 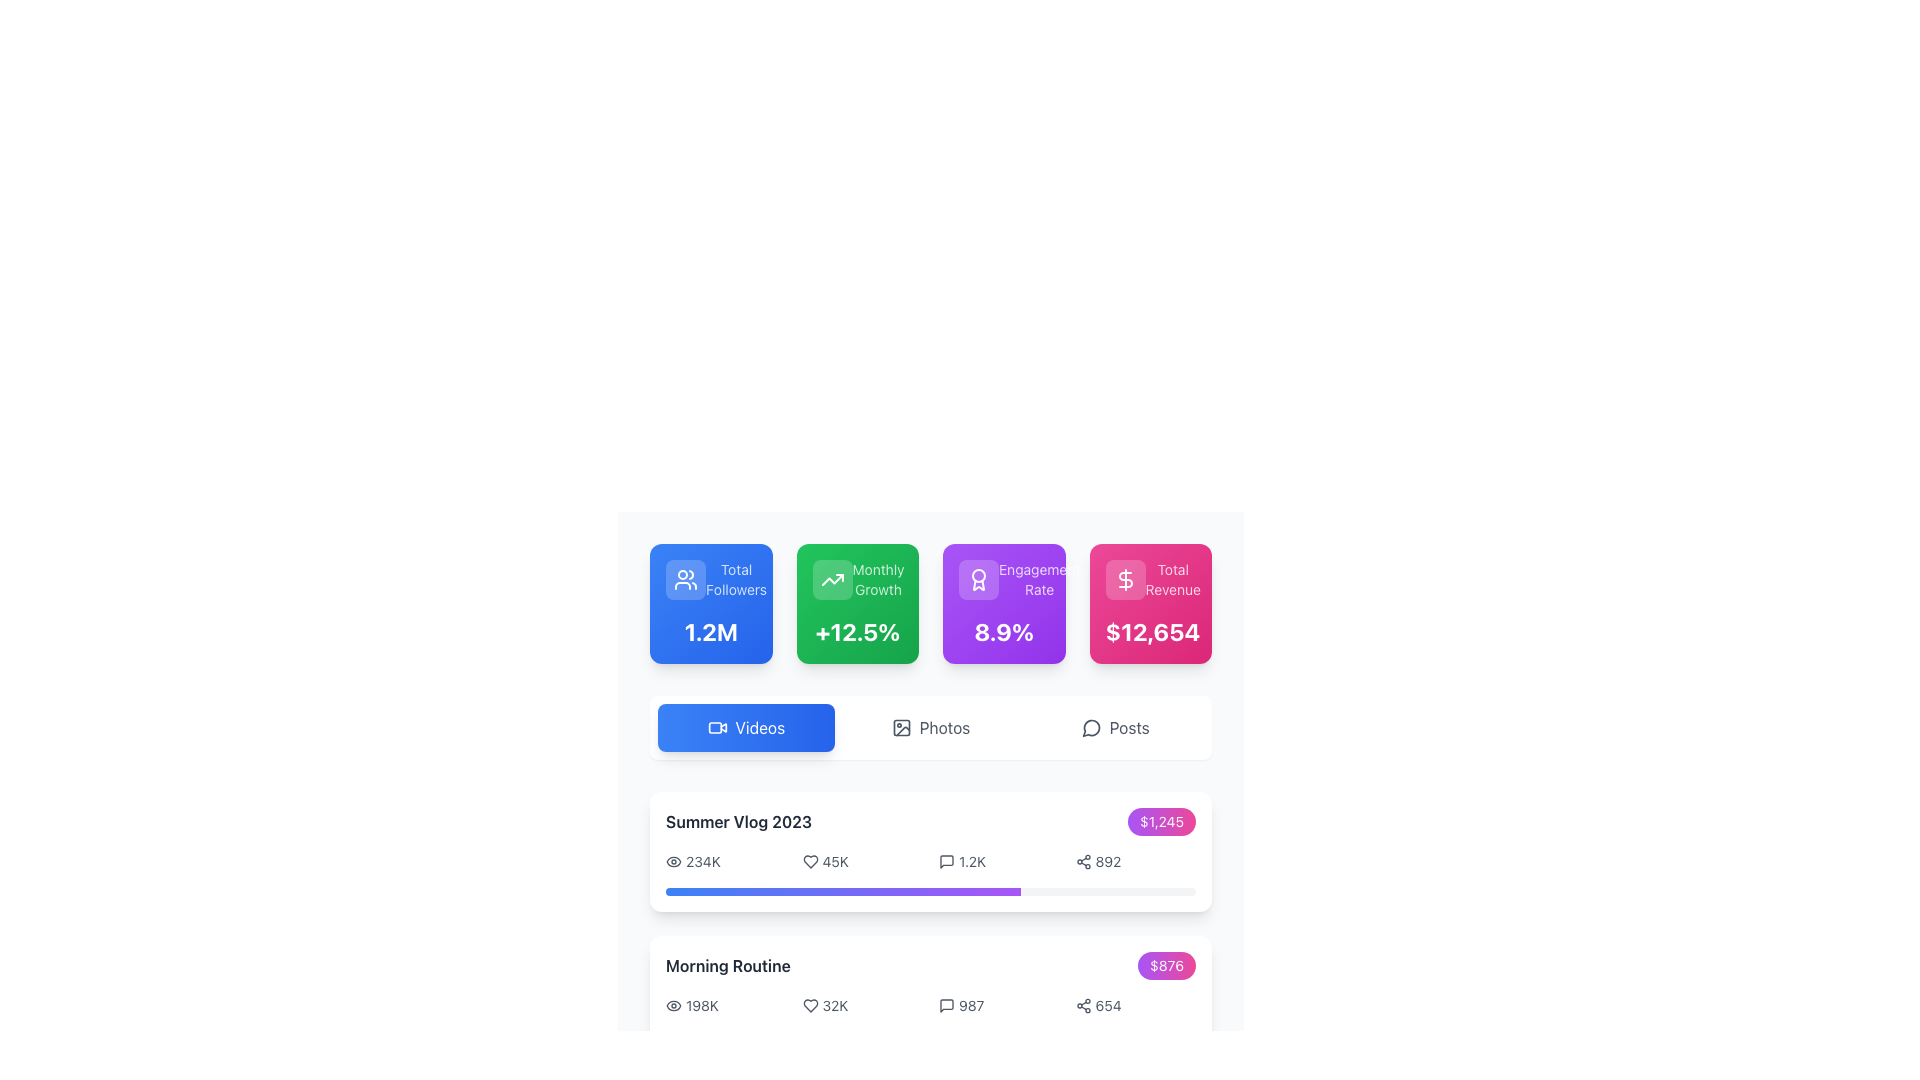 What do you see at coordinates (702, 1006) in the screenshot?
I see `the view count metric for the 'Morning Routine' section, positioned to the right of the eye icon` at bounding box center [702, 1006].